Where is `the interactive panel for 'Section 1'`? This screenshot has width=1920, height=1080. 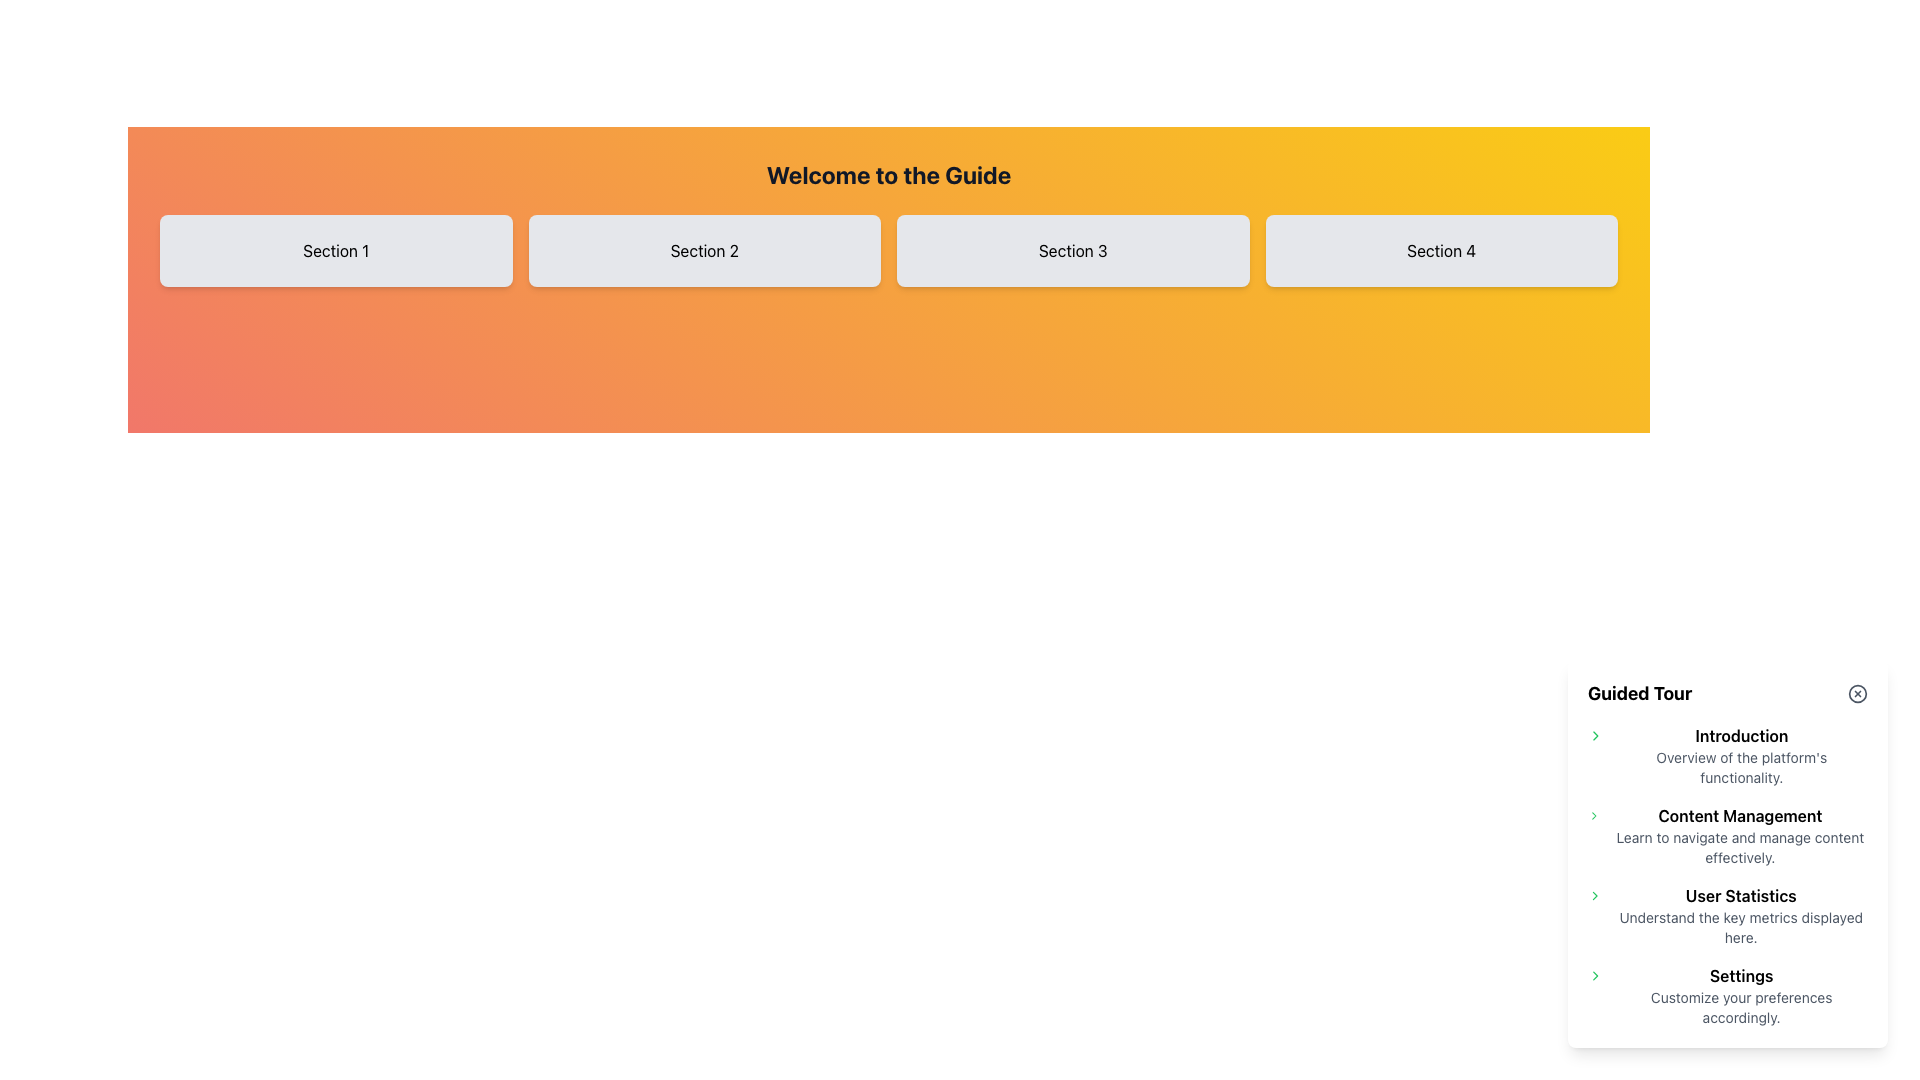
the interactive panel for 'Section 1' is located at coordinates (336, 249).